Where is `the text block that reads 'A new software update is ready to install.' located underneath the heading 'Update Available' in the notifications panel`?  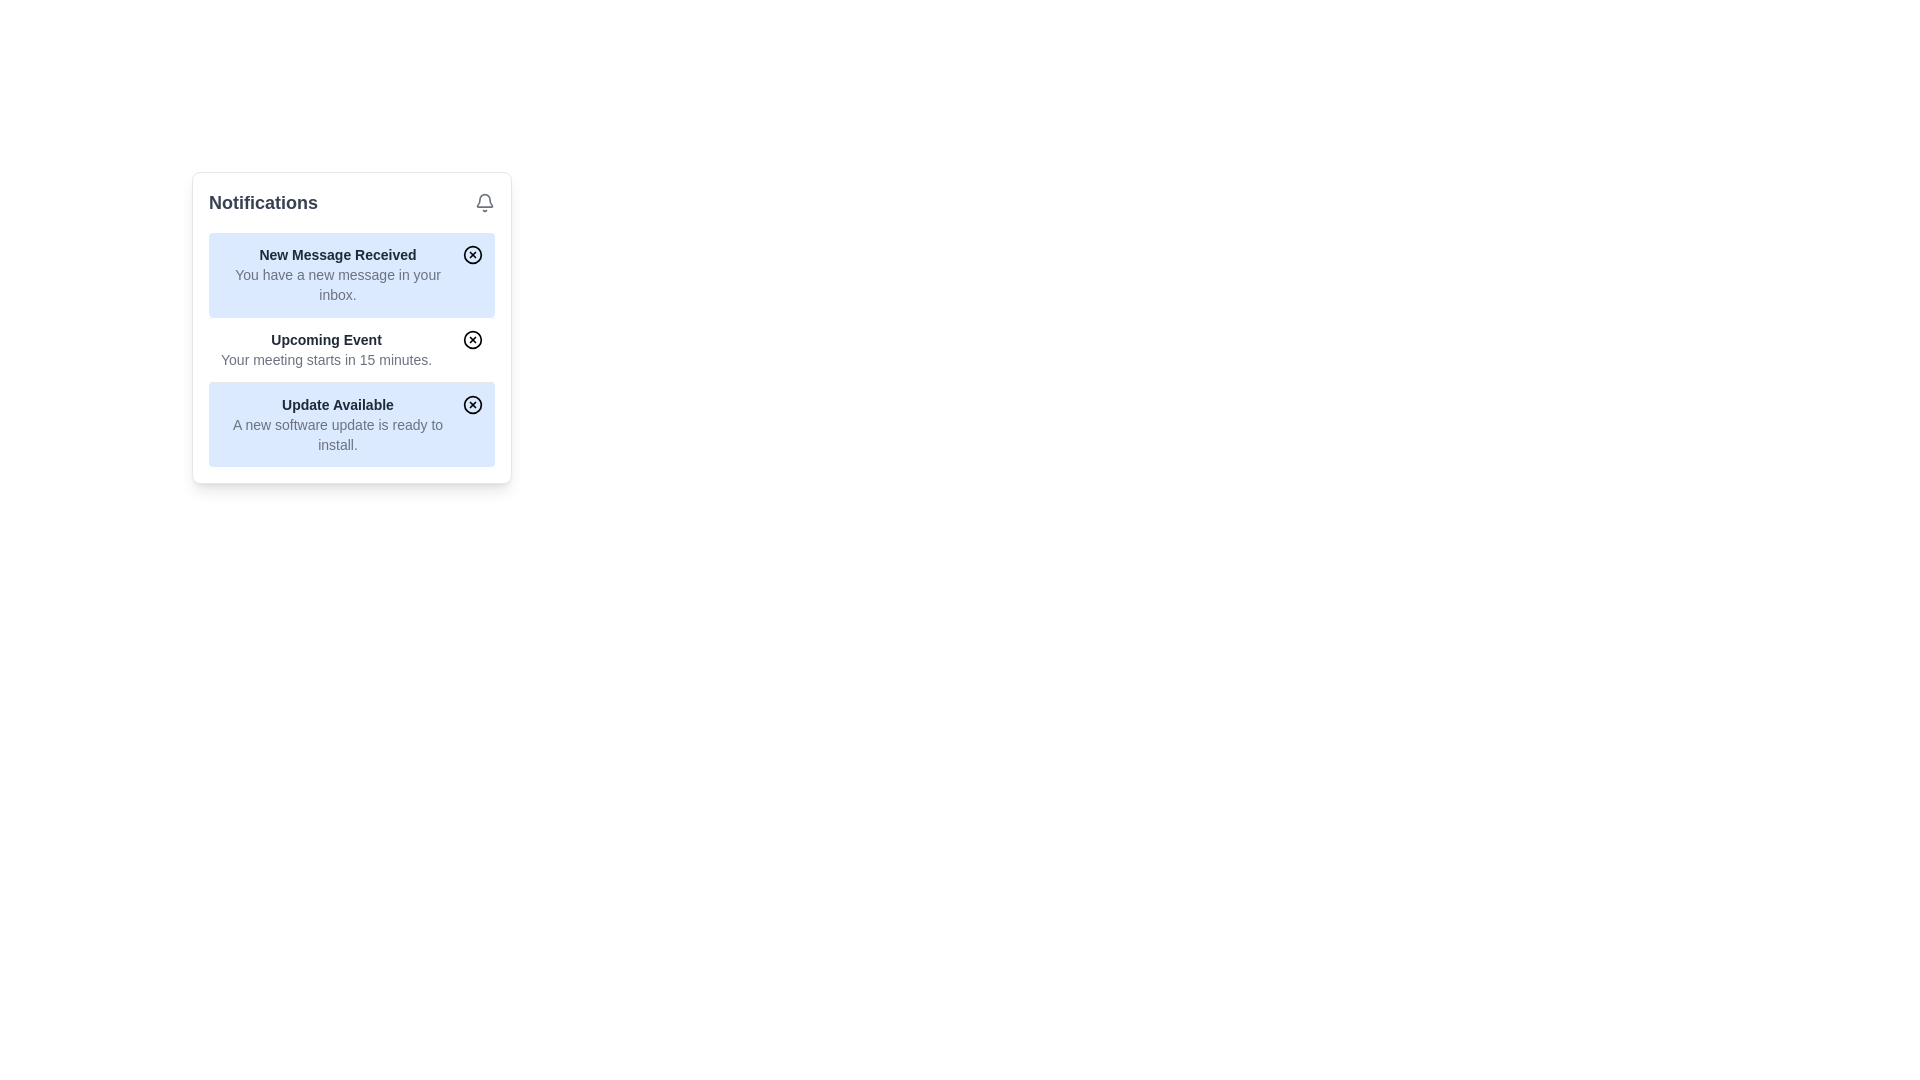 the text block that reads 'A new software update is ready to install.' located underneath the heading 'Update Available' in the notifications panel is located at coordinates (337, 434).